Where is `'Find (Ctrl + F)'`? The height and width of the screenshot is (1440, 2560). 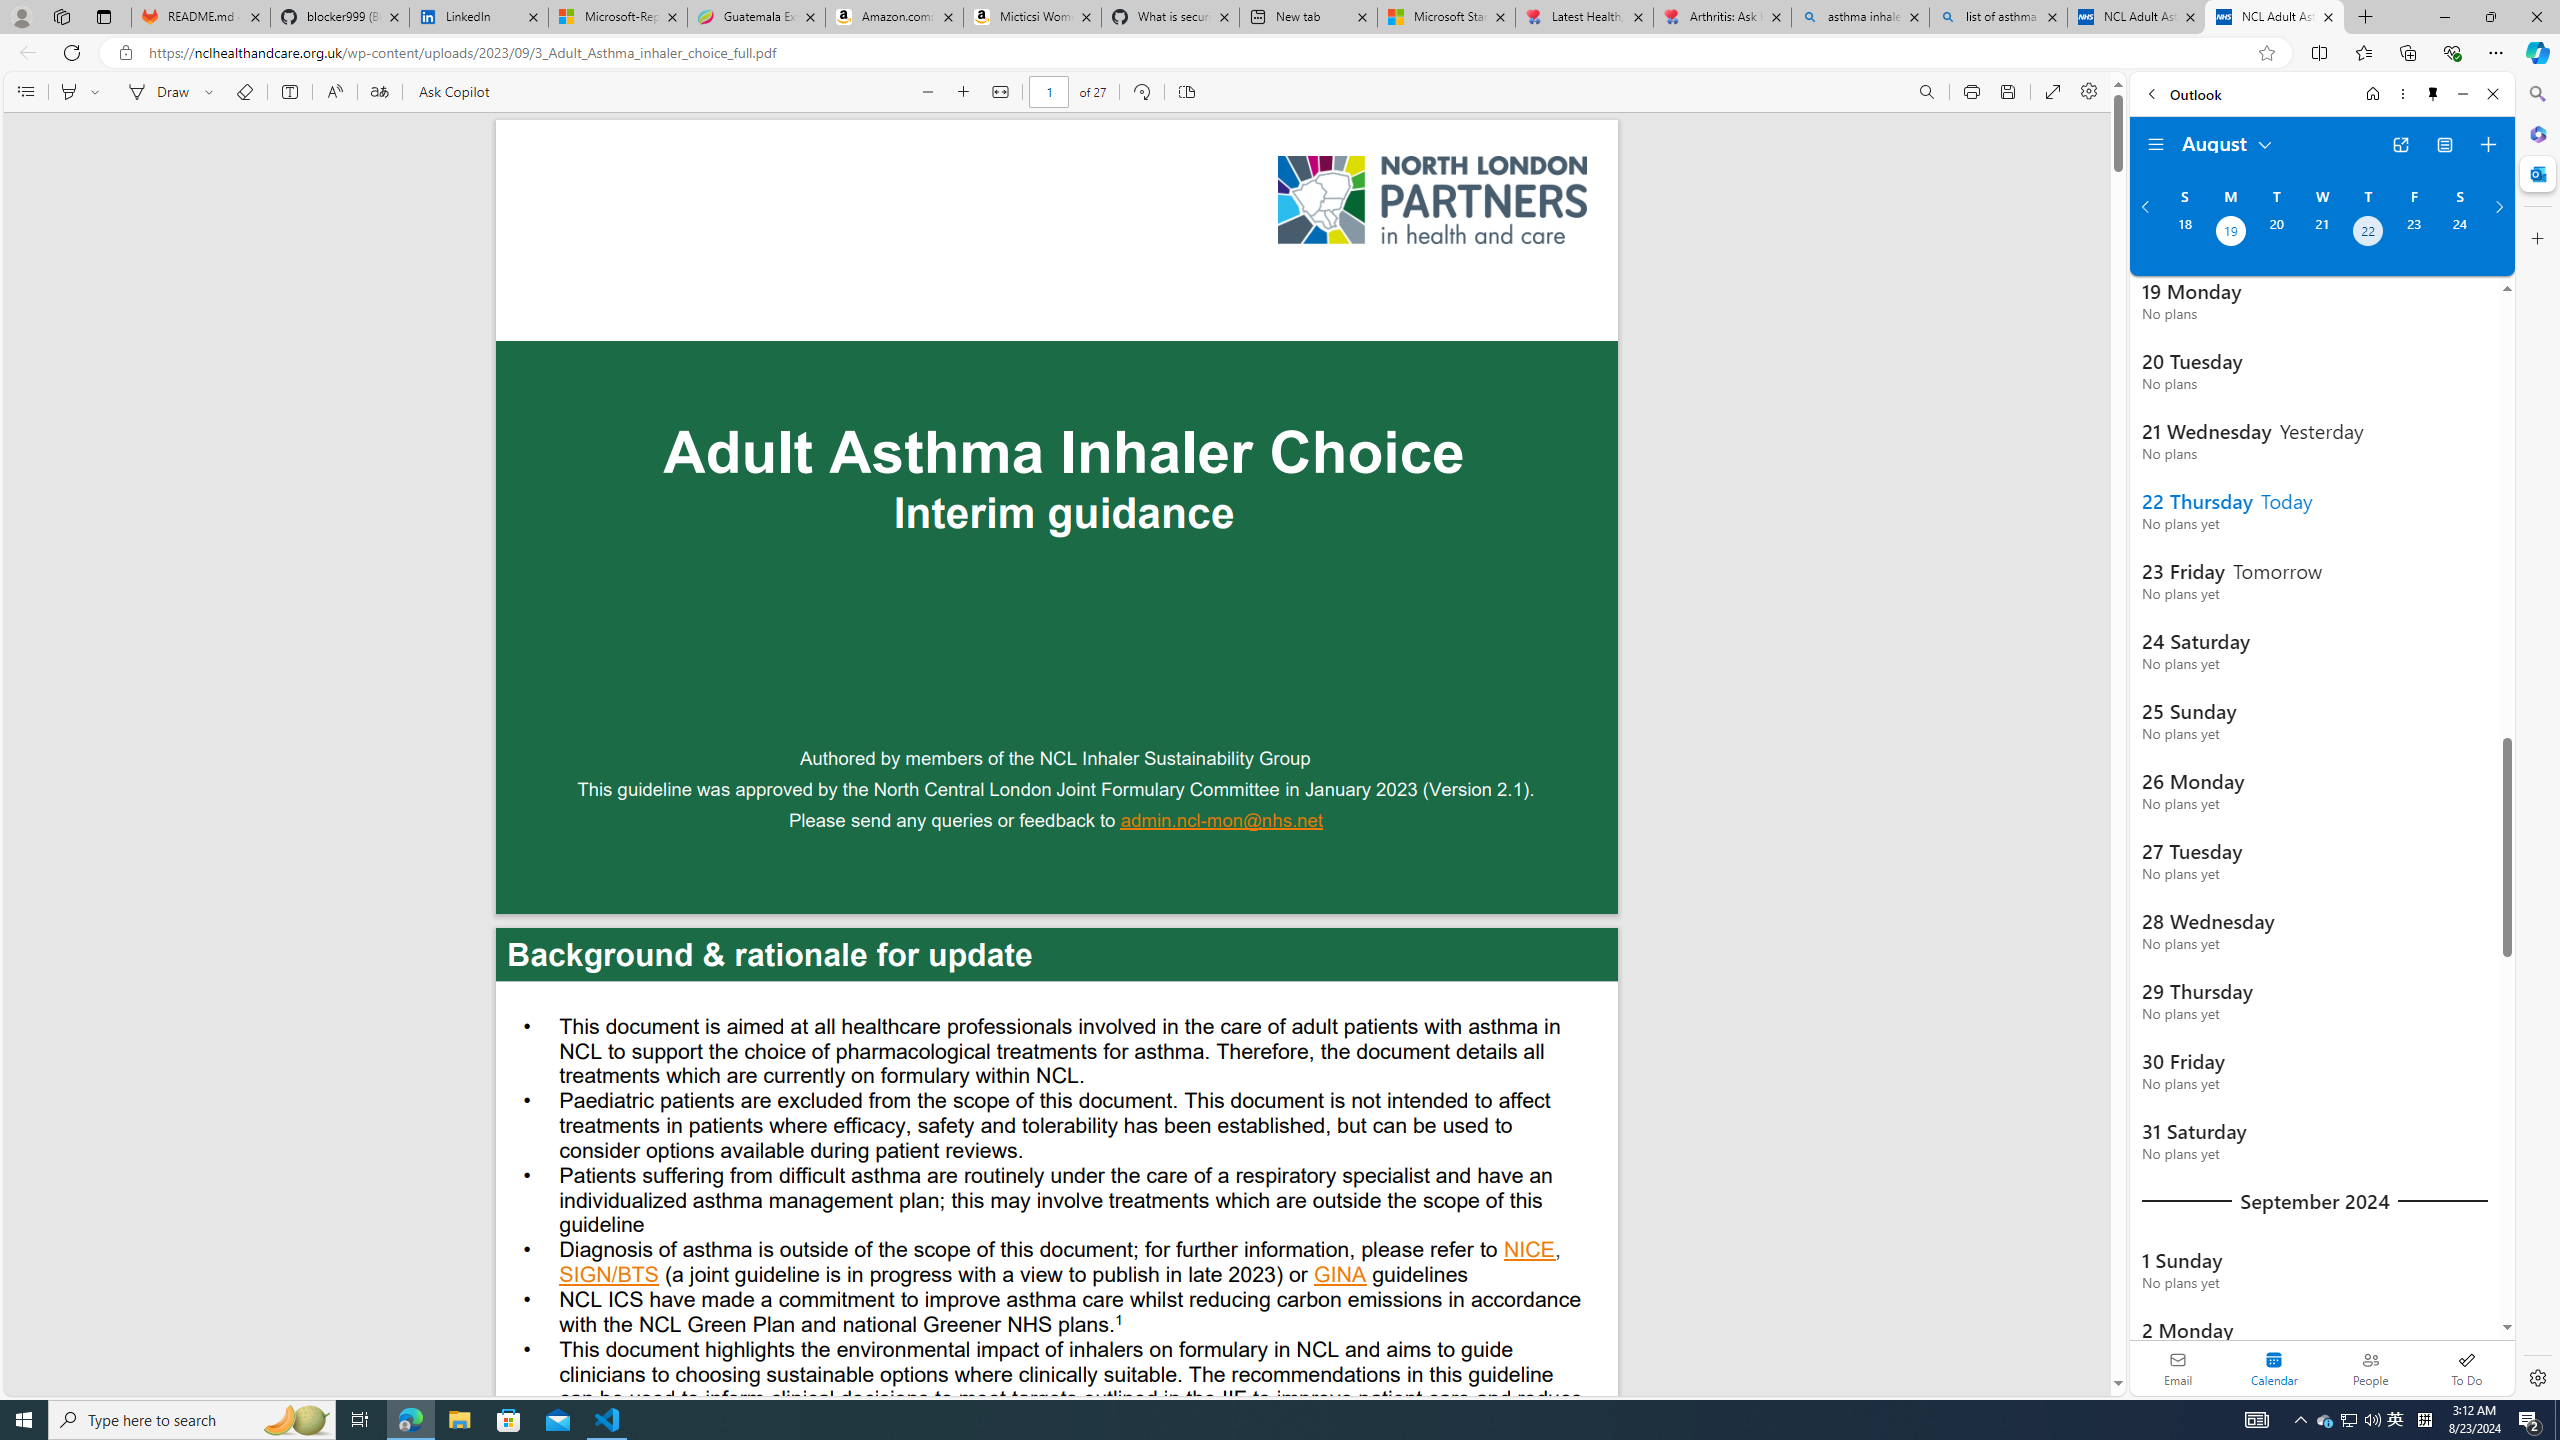
'Find (Ctrl + F)' is located at coordinates (1927, 91).